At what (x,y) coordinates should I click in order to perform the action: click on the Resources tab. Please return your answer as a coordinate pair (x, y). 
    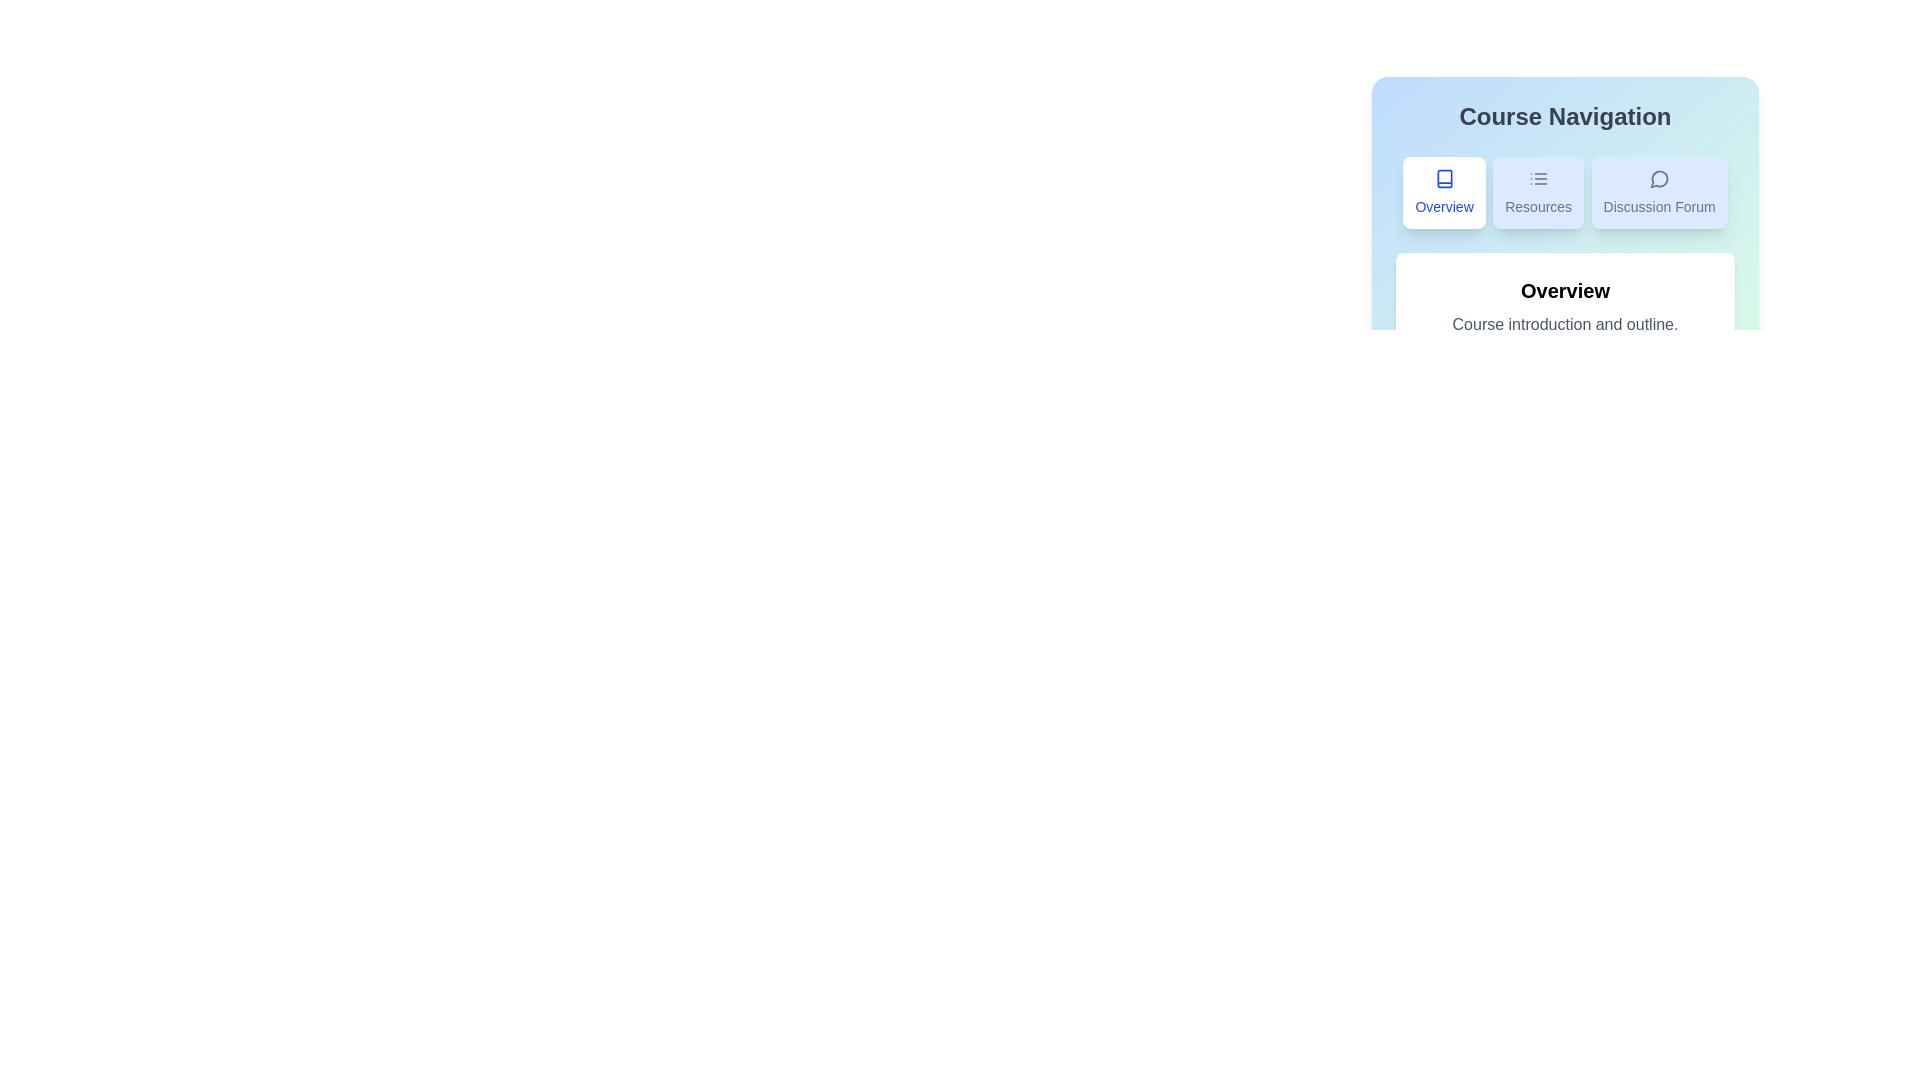
    Looking at the image, I should click on (1537, 192).